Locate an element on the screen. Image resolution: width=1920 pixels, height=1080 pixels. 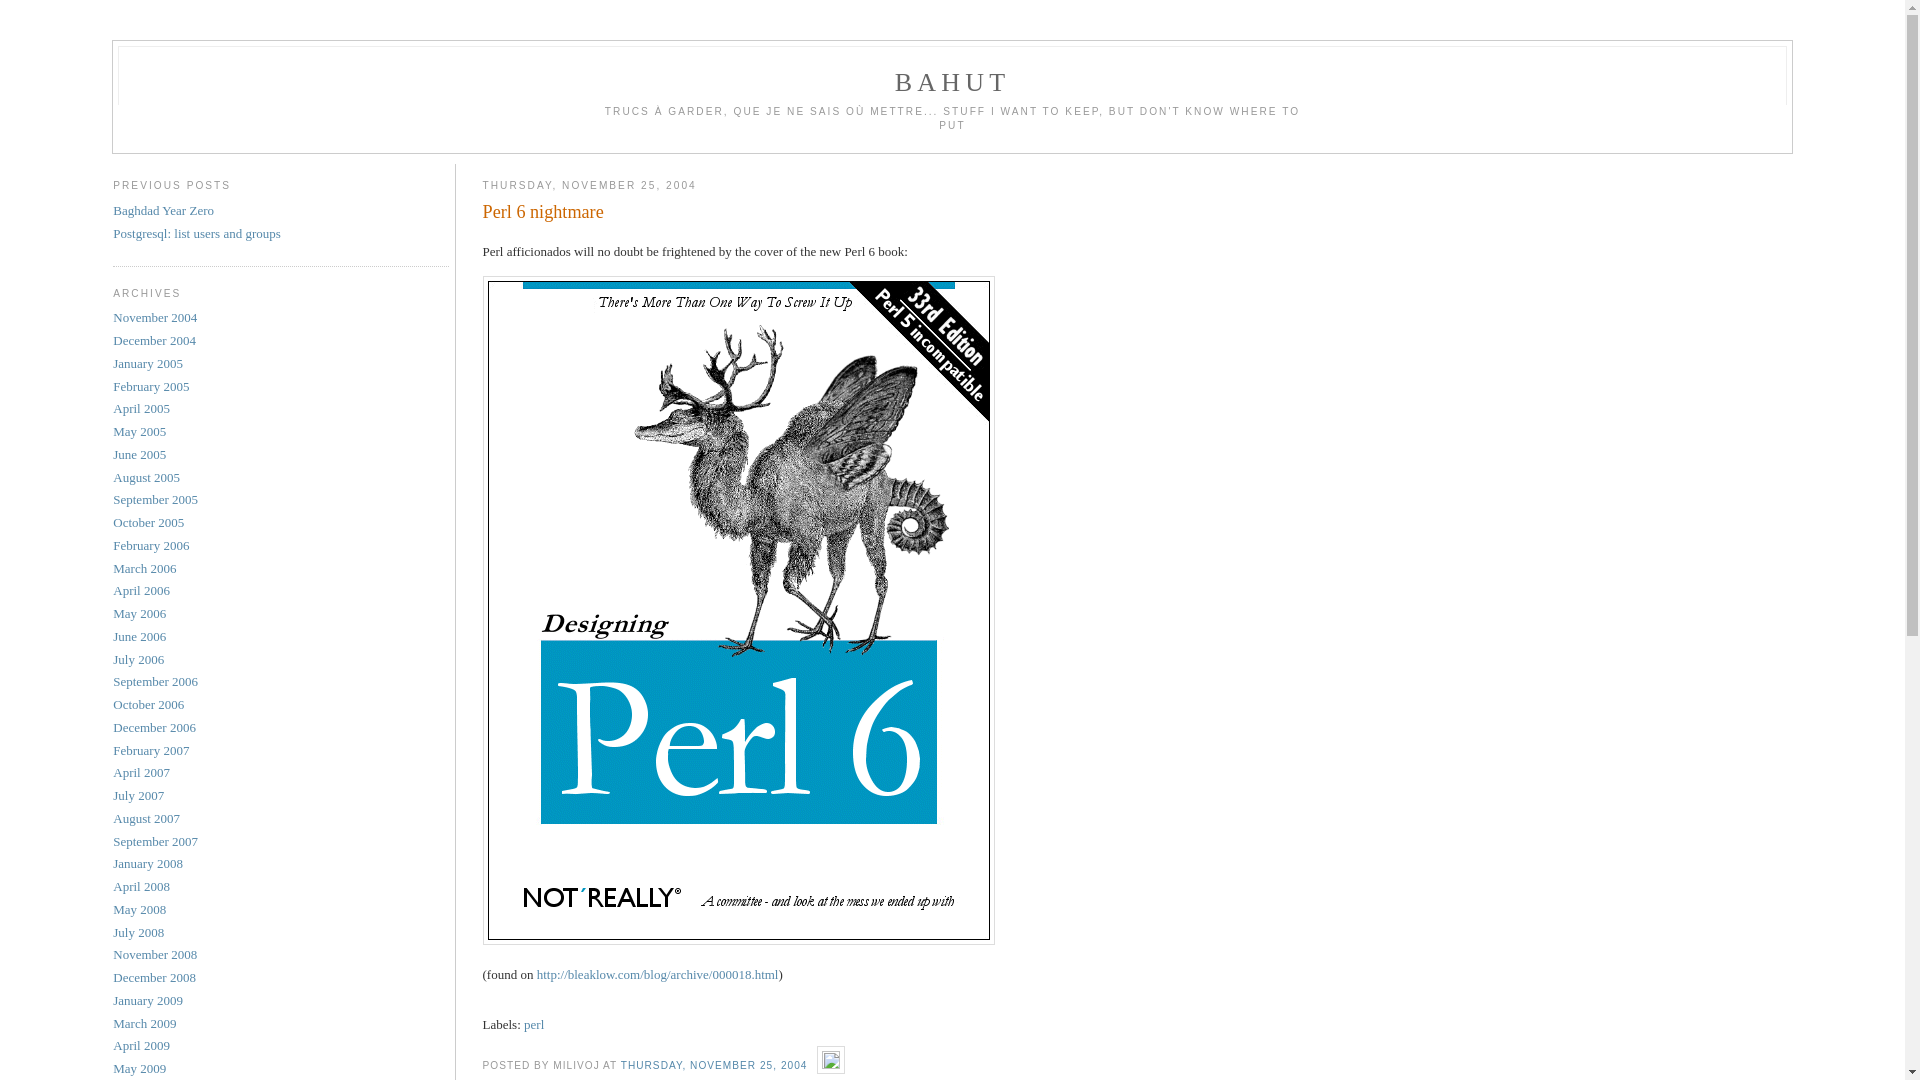
'May 2006' is located at coordinates (138, 612).